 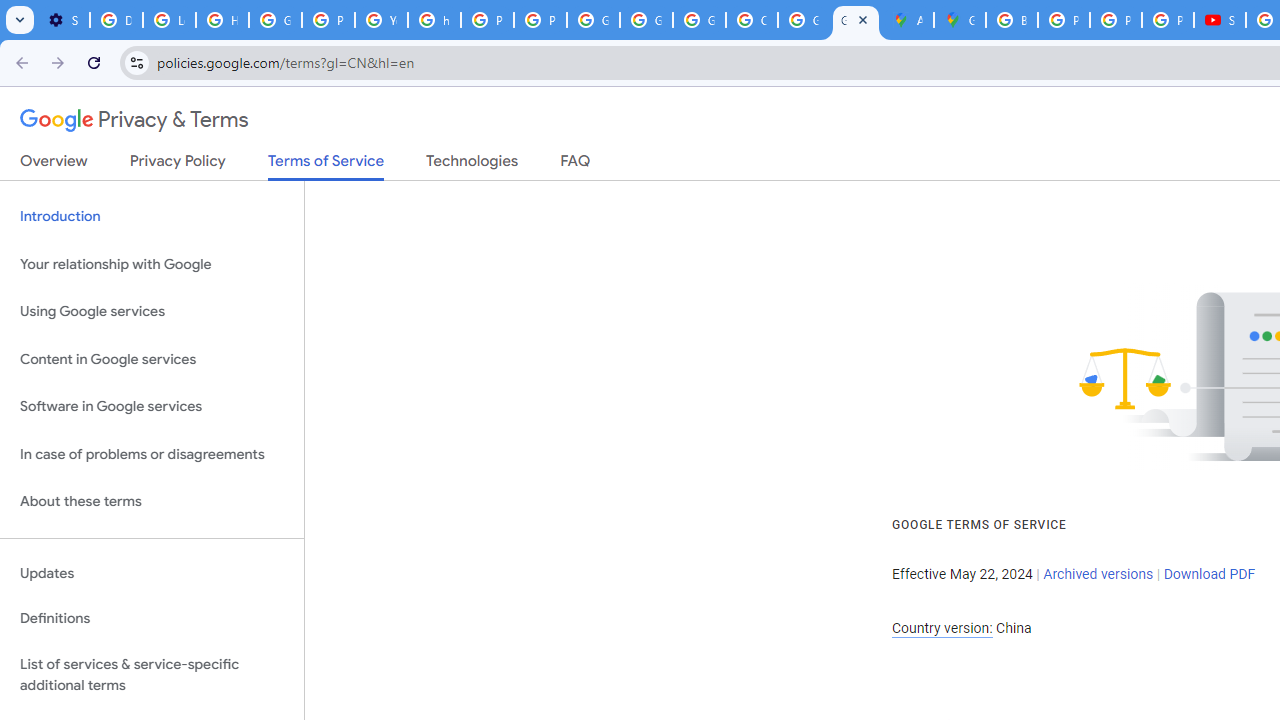 I want to click on 'Google Account Help', so click(x=274, y=20).